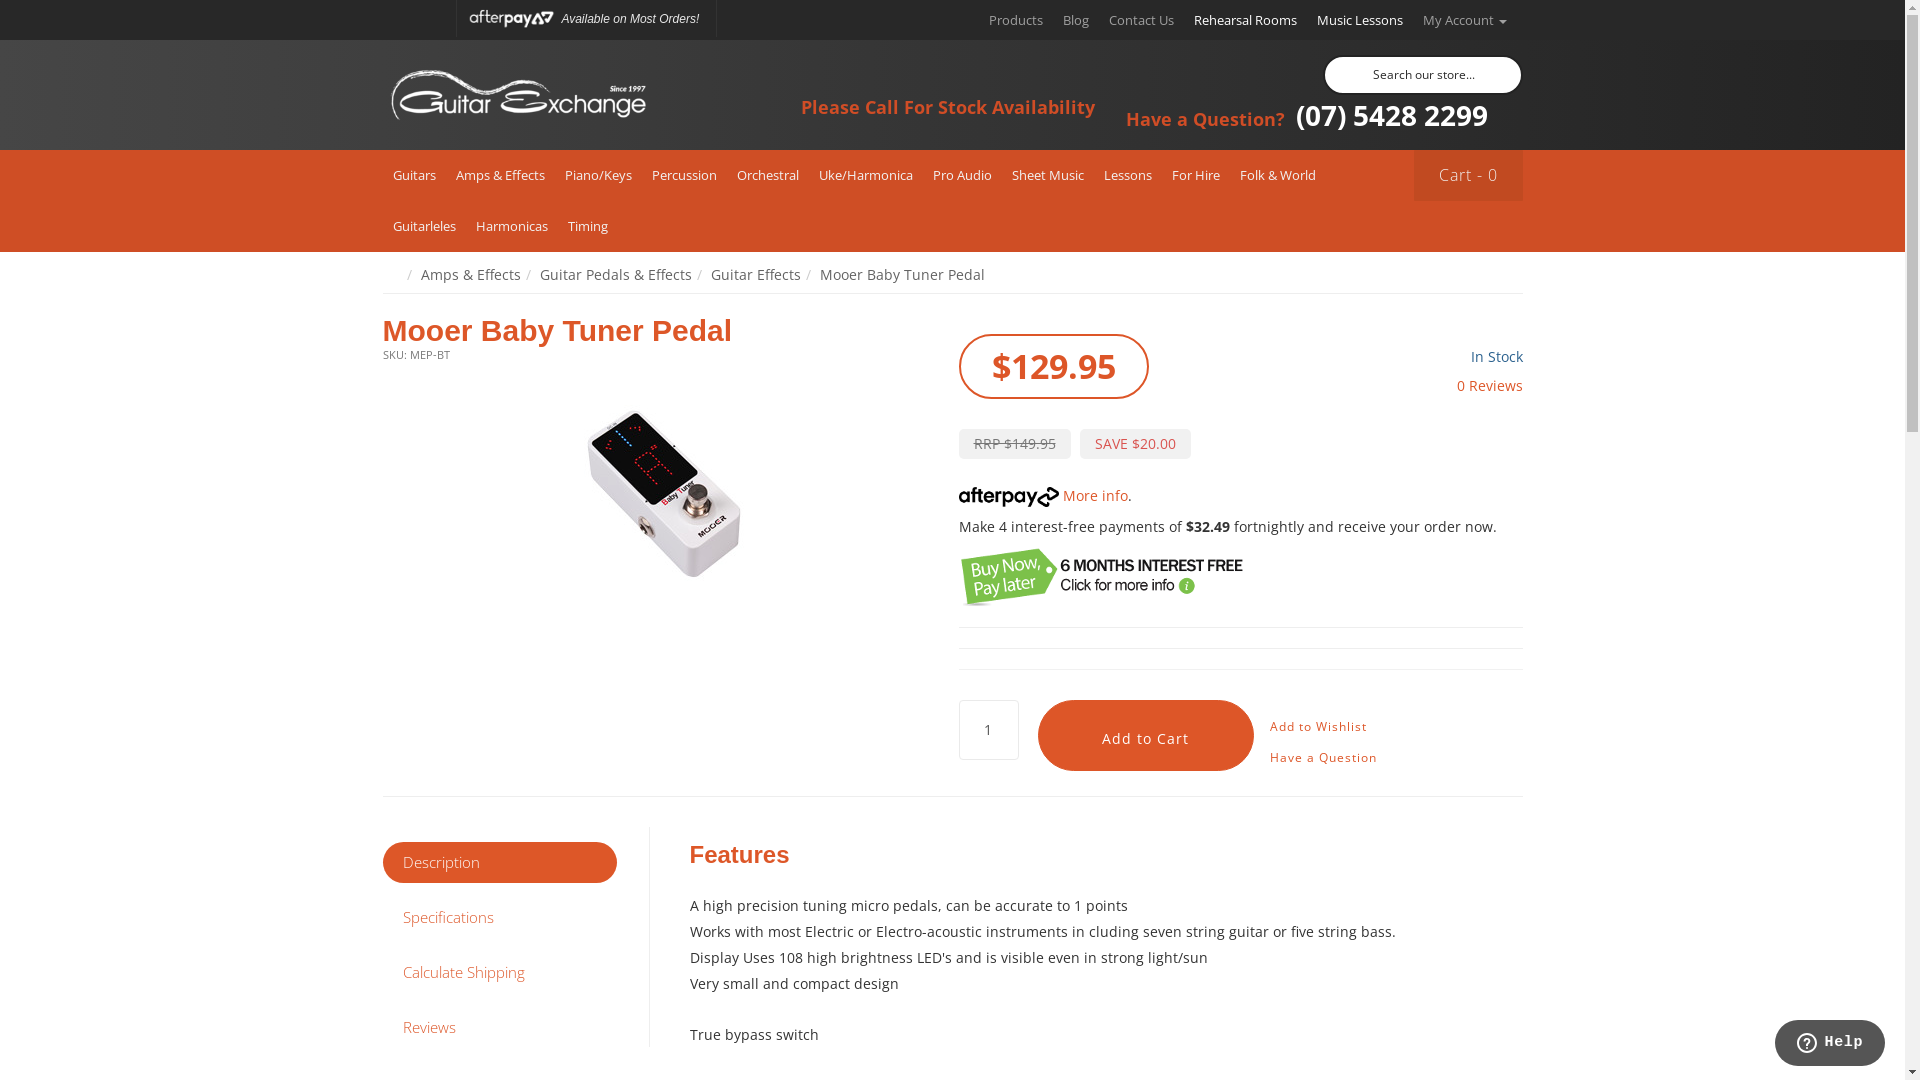 This screenshot has height=1080, width=1920. Describe the element at coordinates (1128, 174) in the screenshot. I see `'Lessons'` at that location.